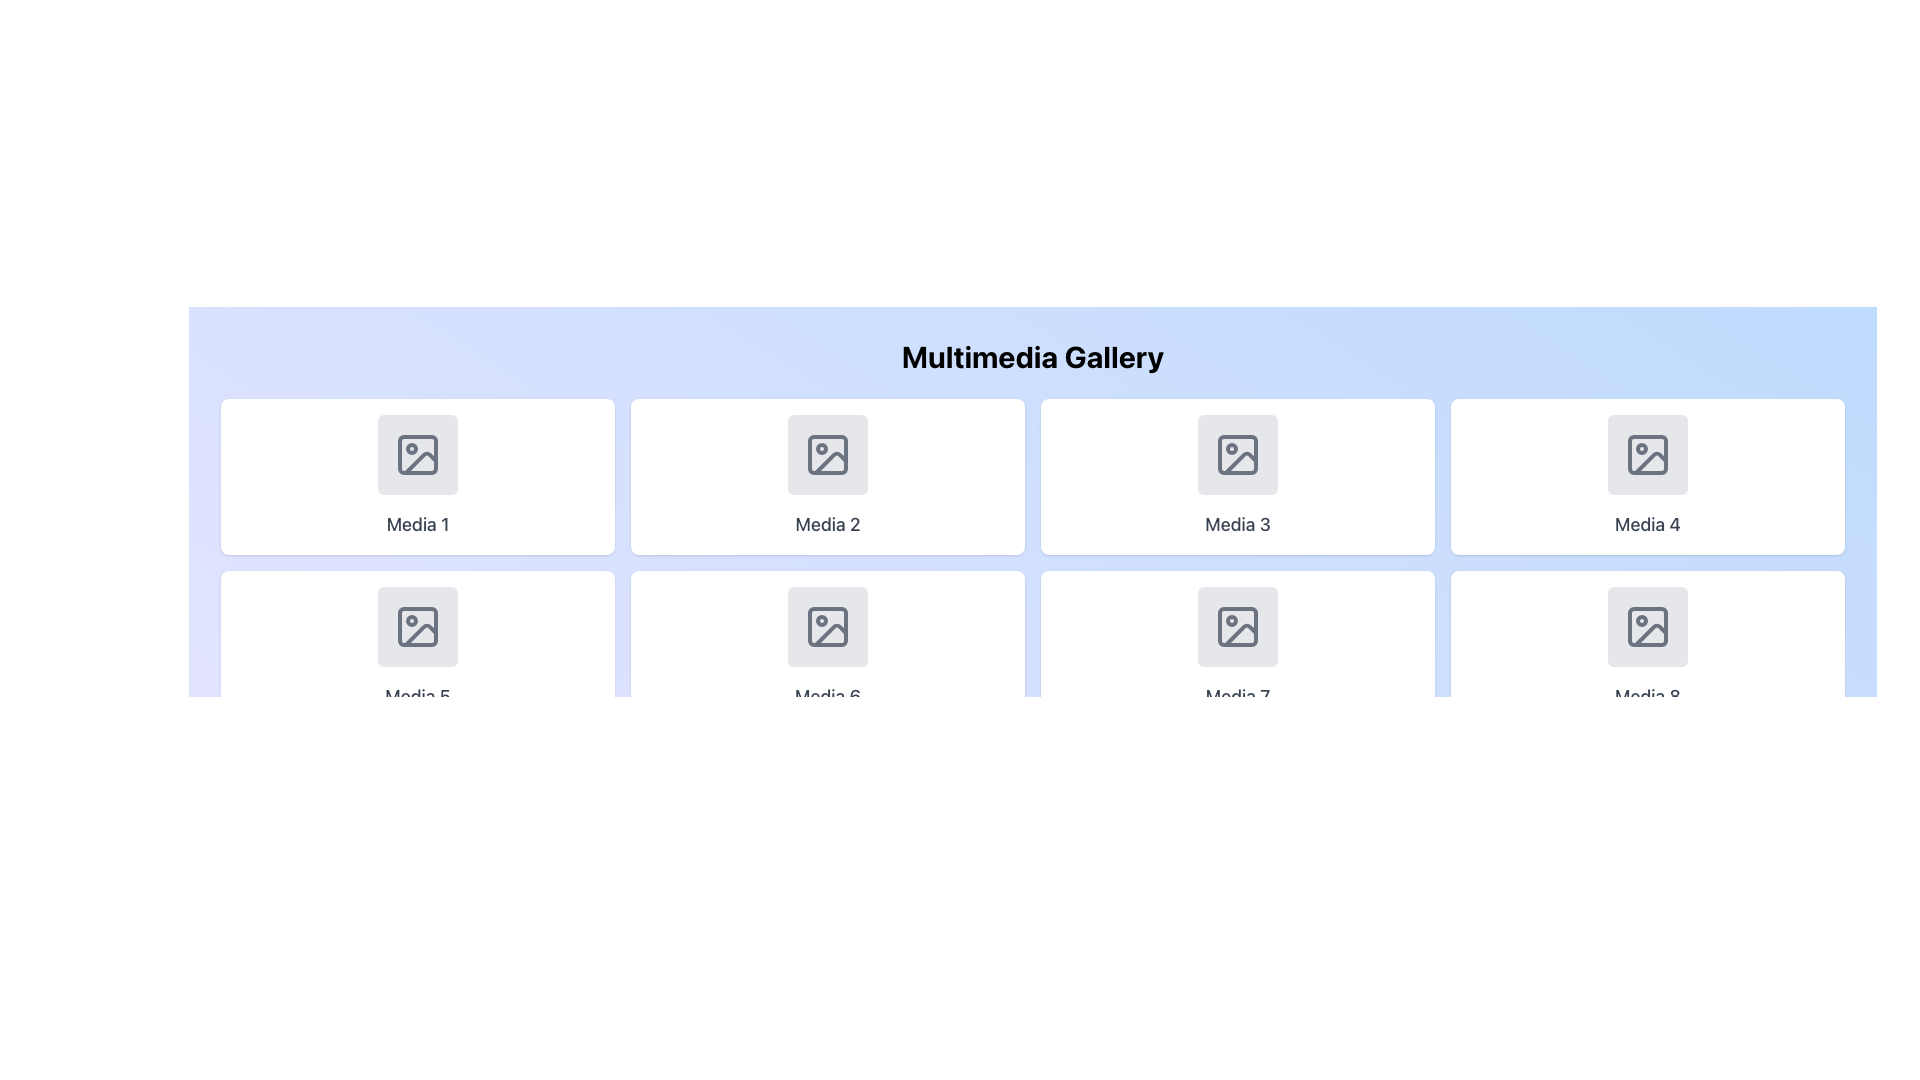 Image resolution: width=1920 pixels, height=1080 pixels. Describe the element at coordinates (828, 626) in the screenshot. I see `the multimedia gallery icon that resembles a simplified image placeholder with a gray border` at that location.